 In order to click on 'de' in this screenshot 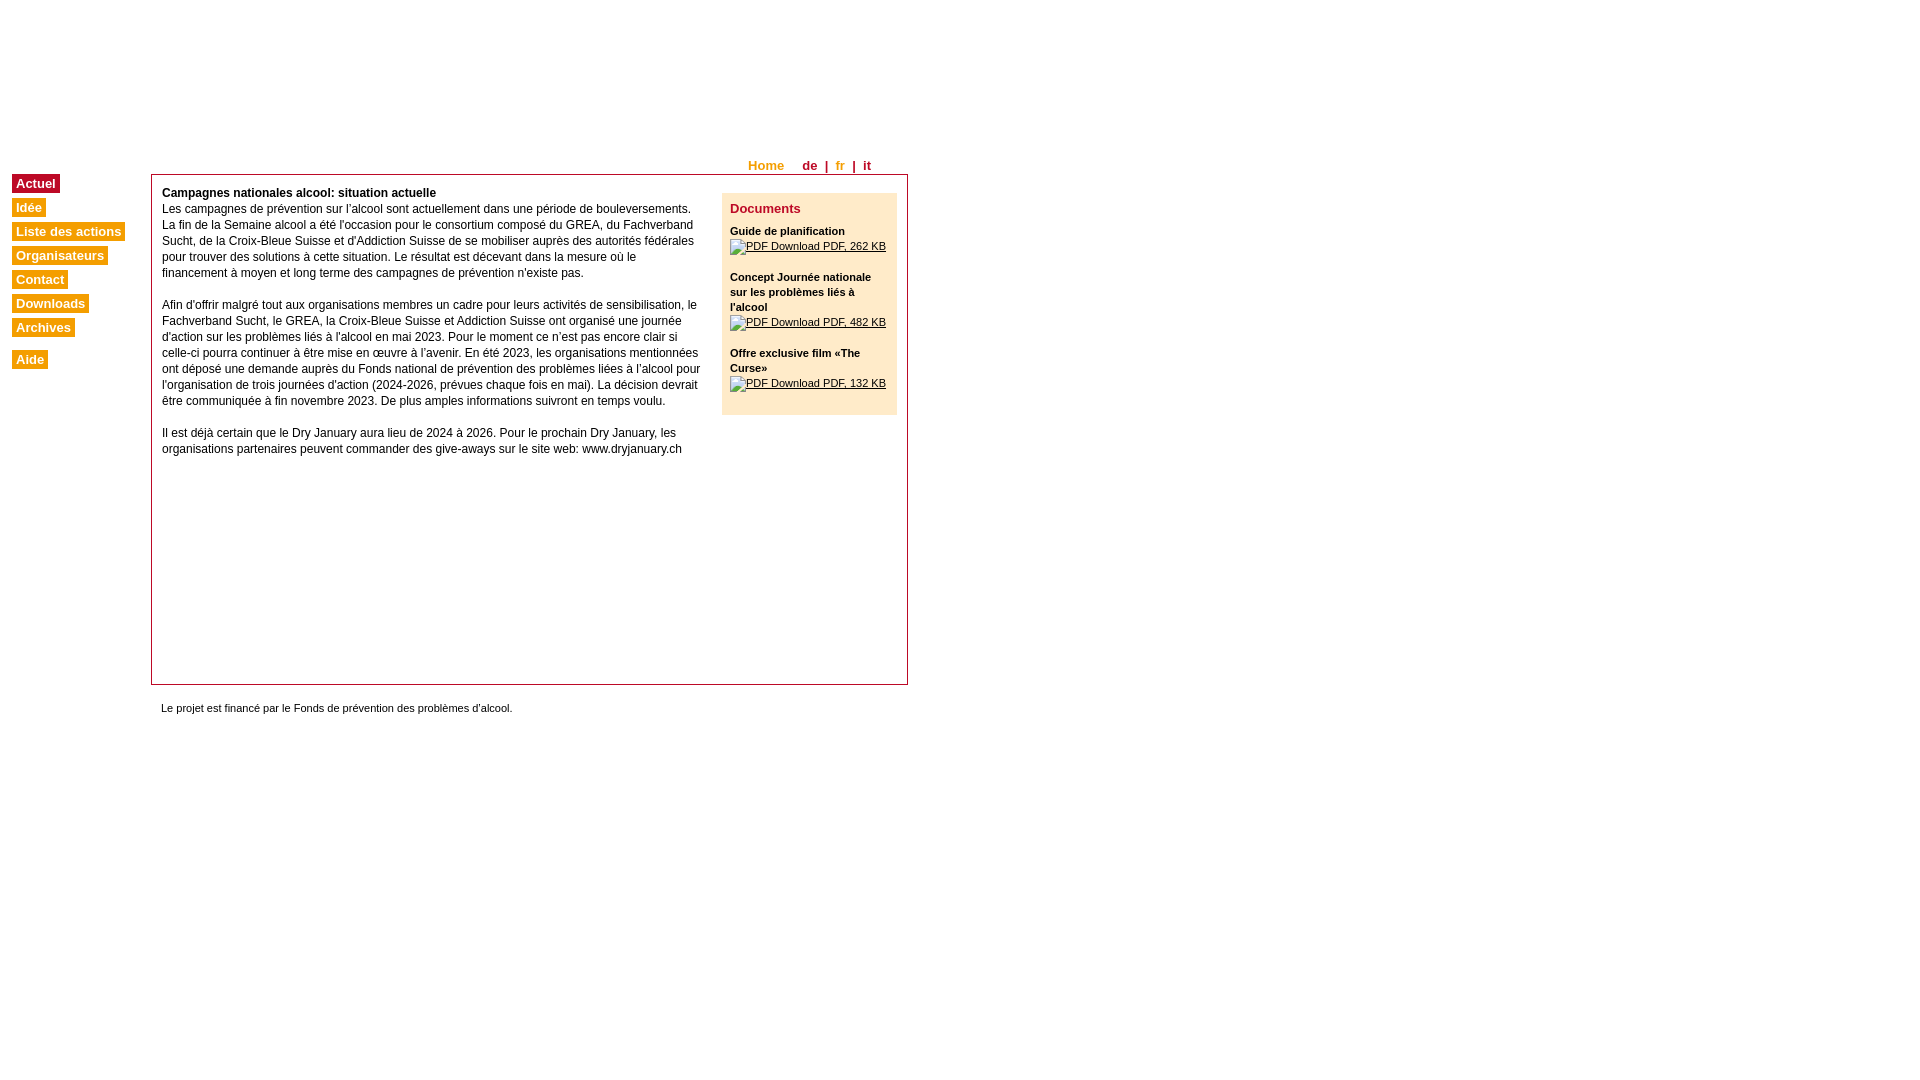, I will do `click(809, 164)`.